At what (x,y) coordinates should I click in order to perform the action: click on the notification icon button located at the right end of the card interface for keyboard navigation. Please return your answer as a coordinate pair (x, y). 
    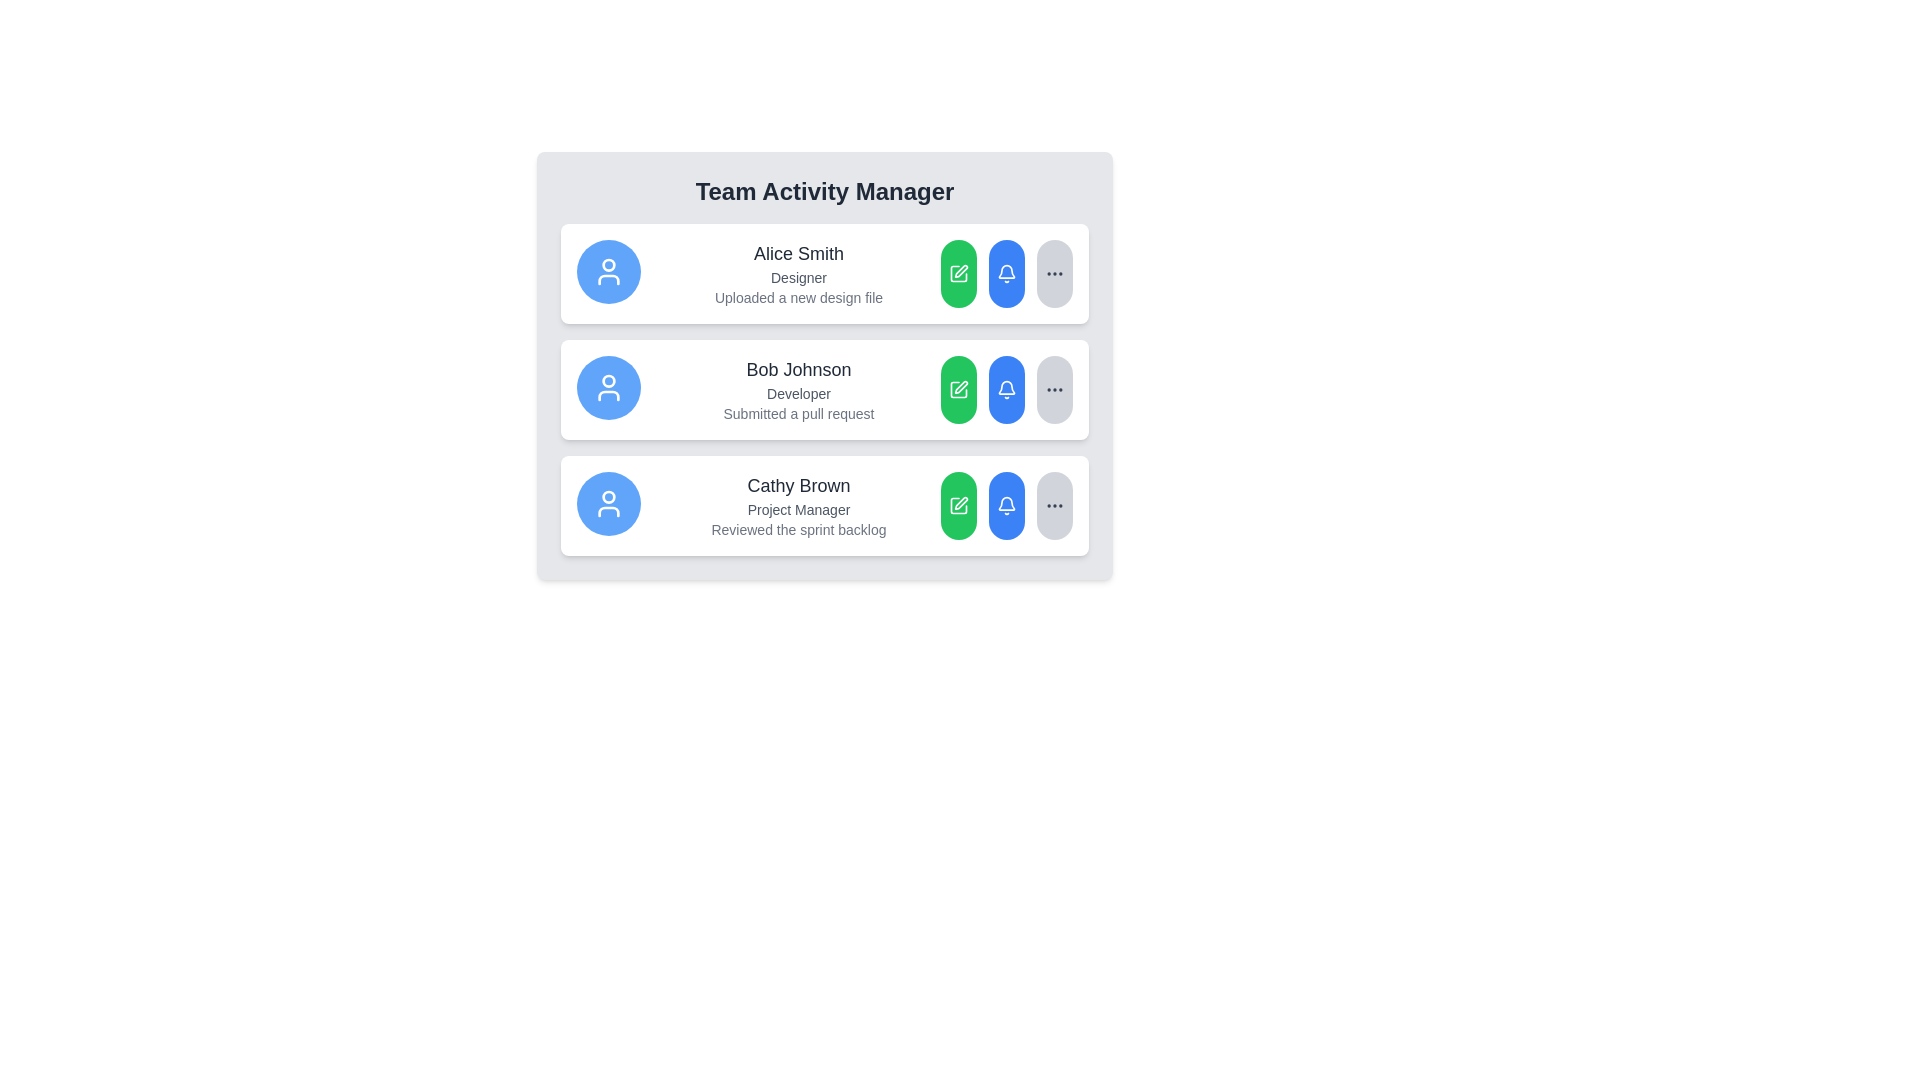
    Looking at the image, I should click on (1007, 271).